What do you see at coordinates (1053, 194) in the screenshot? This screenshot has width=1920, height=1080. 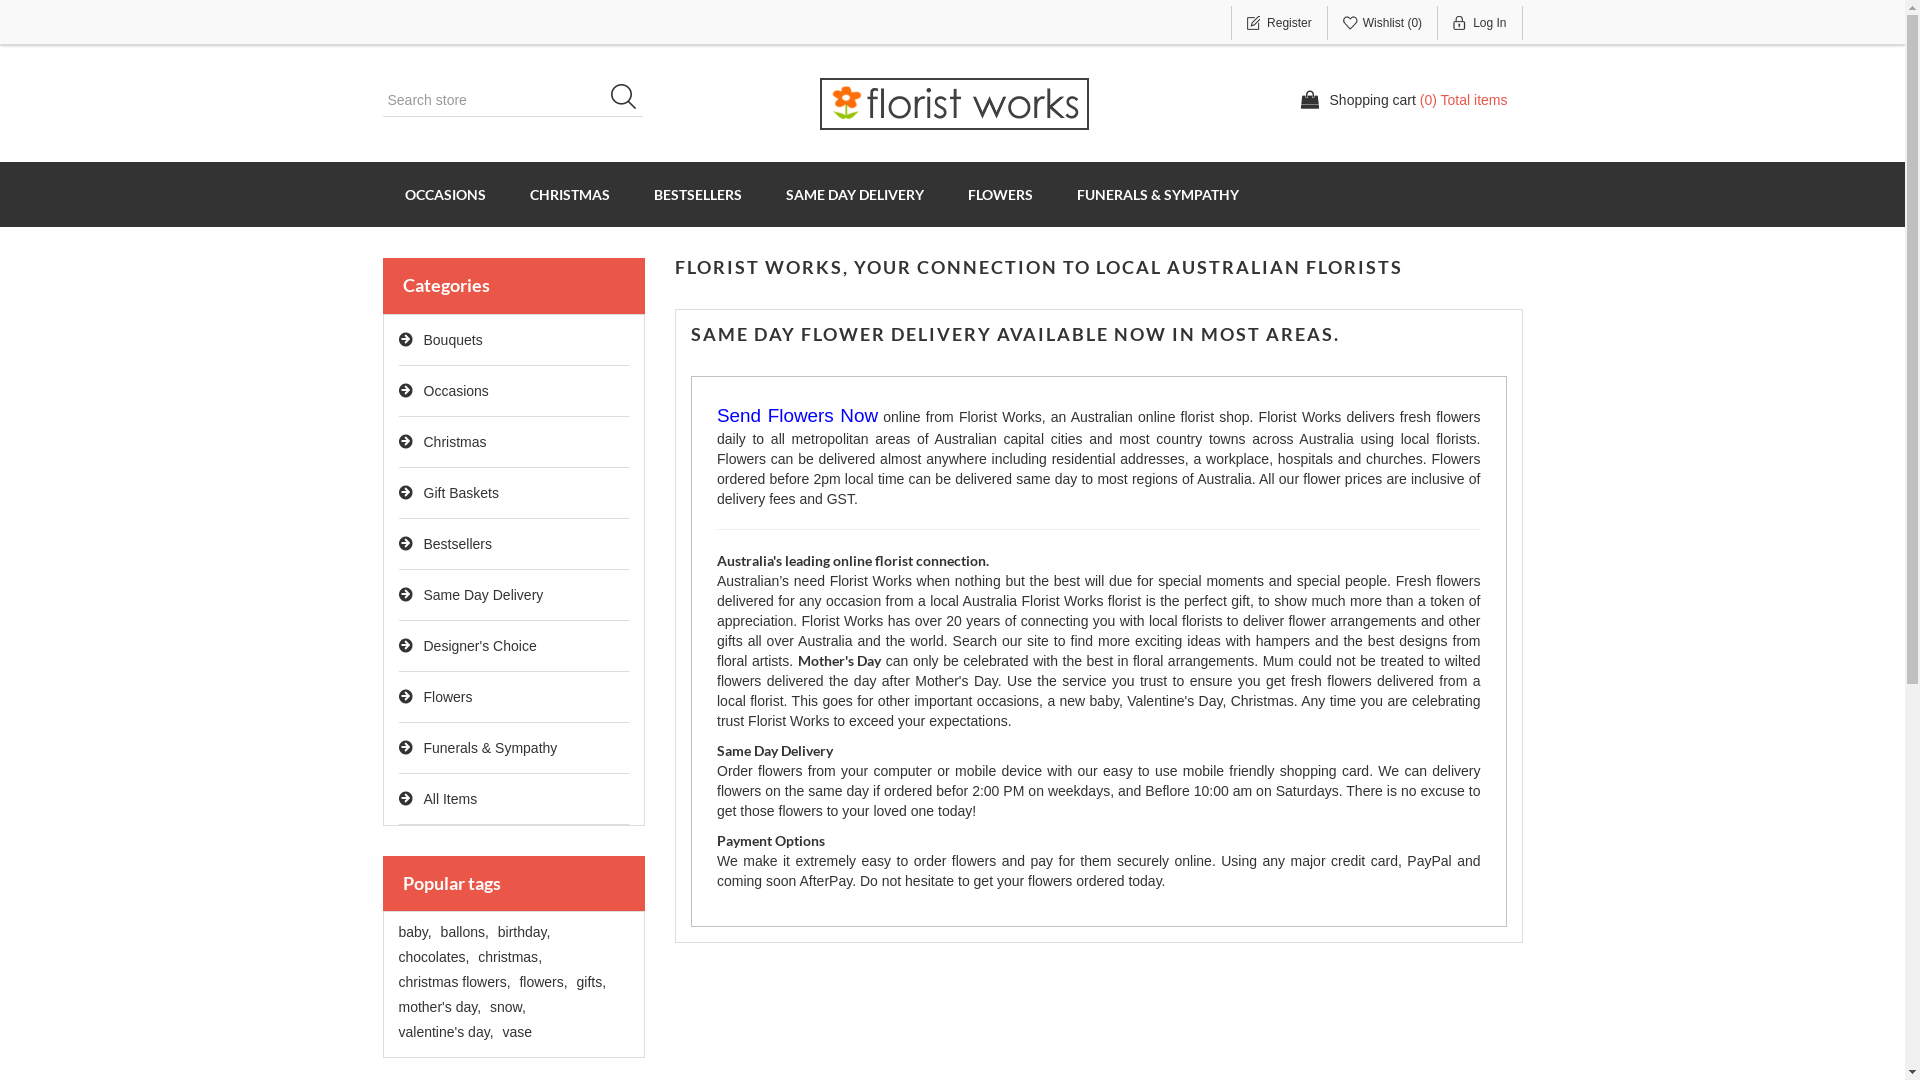 I see `'FUNERALS & SYMPATHY'` at bounding box center [1053, 194].